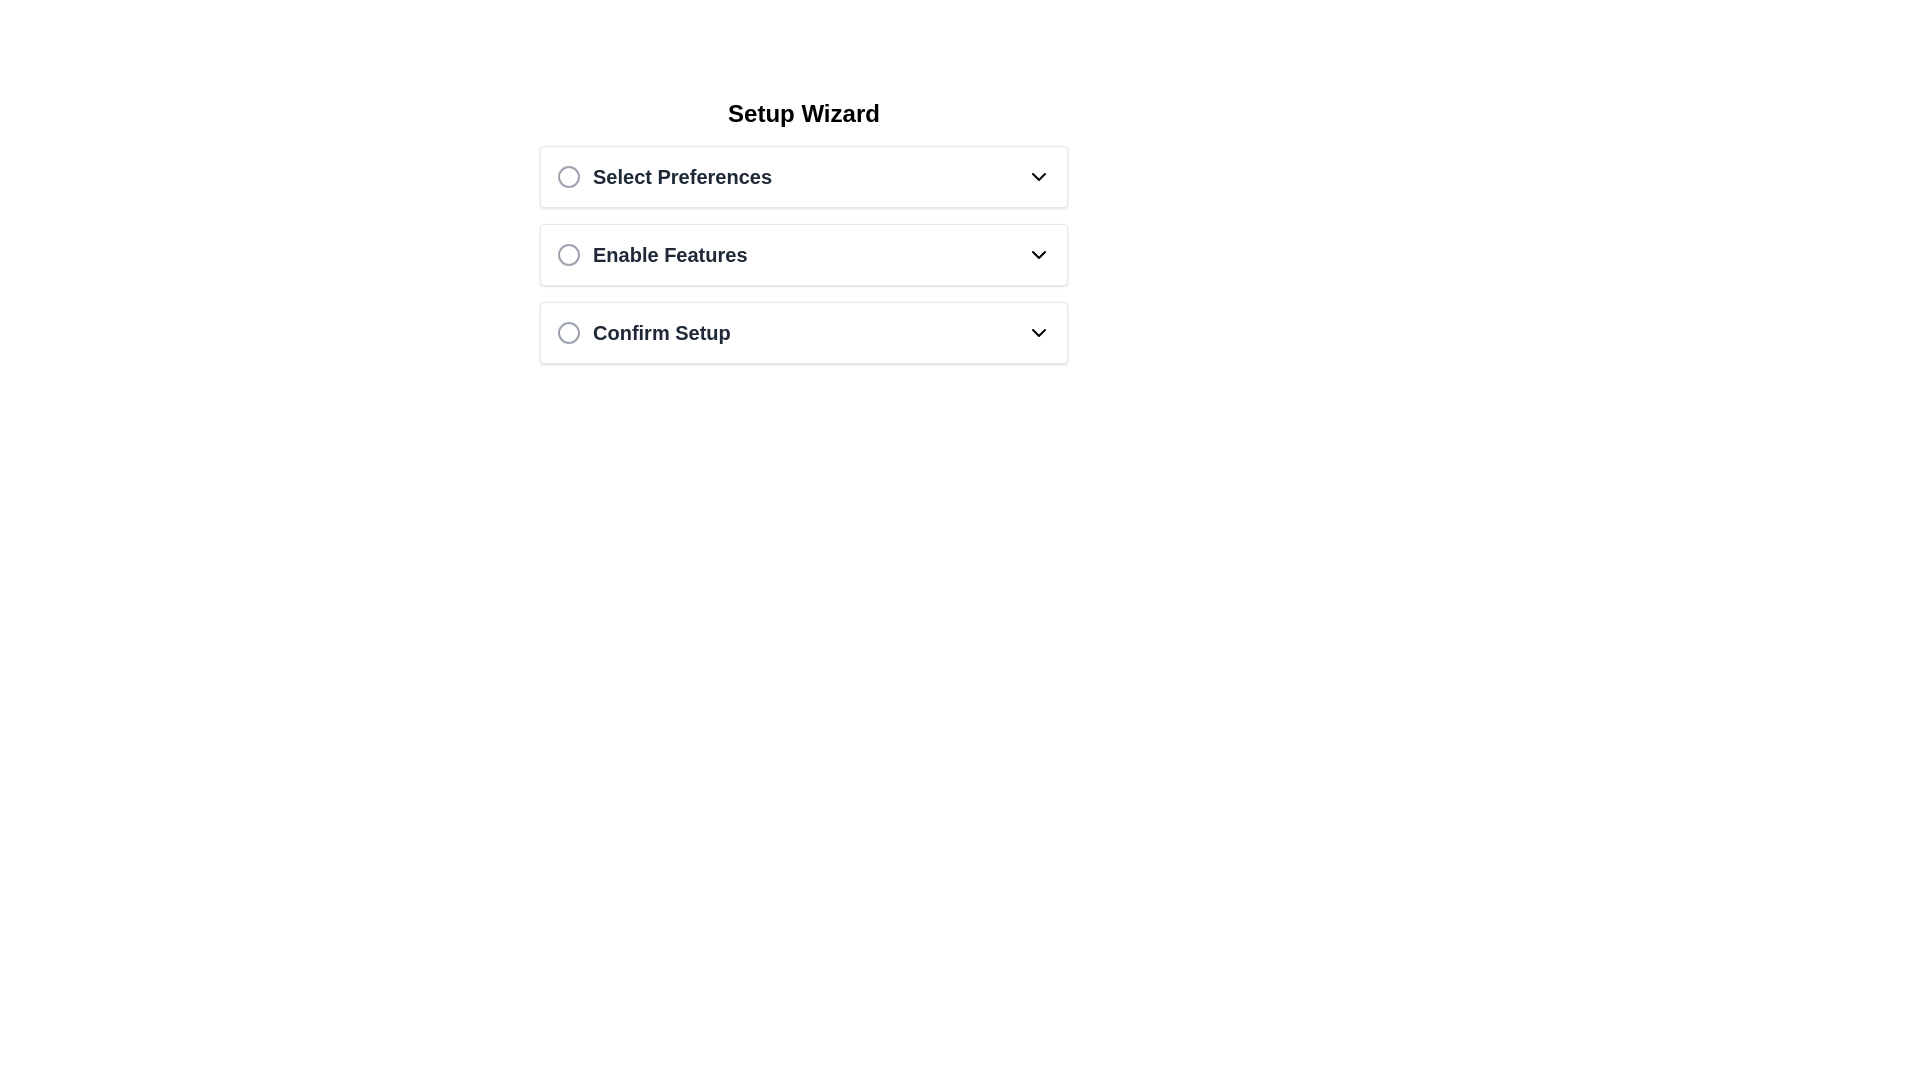 This screenshot has width=1920, height=1080. What do you see at coordinates (652, 253) in the screenshot?
I see `the 'Enable Features' button located in the central region of the interface, which is the second option in a vertical sequence of three, below 'Select Preferences' and above 'Confirm Setup'` at bounding box center [652, 253].